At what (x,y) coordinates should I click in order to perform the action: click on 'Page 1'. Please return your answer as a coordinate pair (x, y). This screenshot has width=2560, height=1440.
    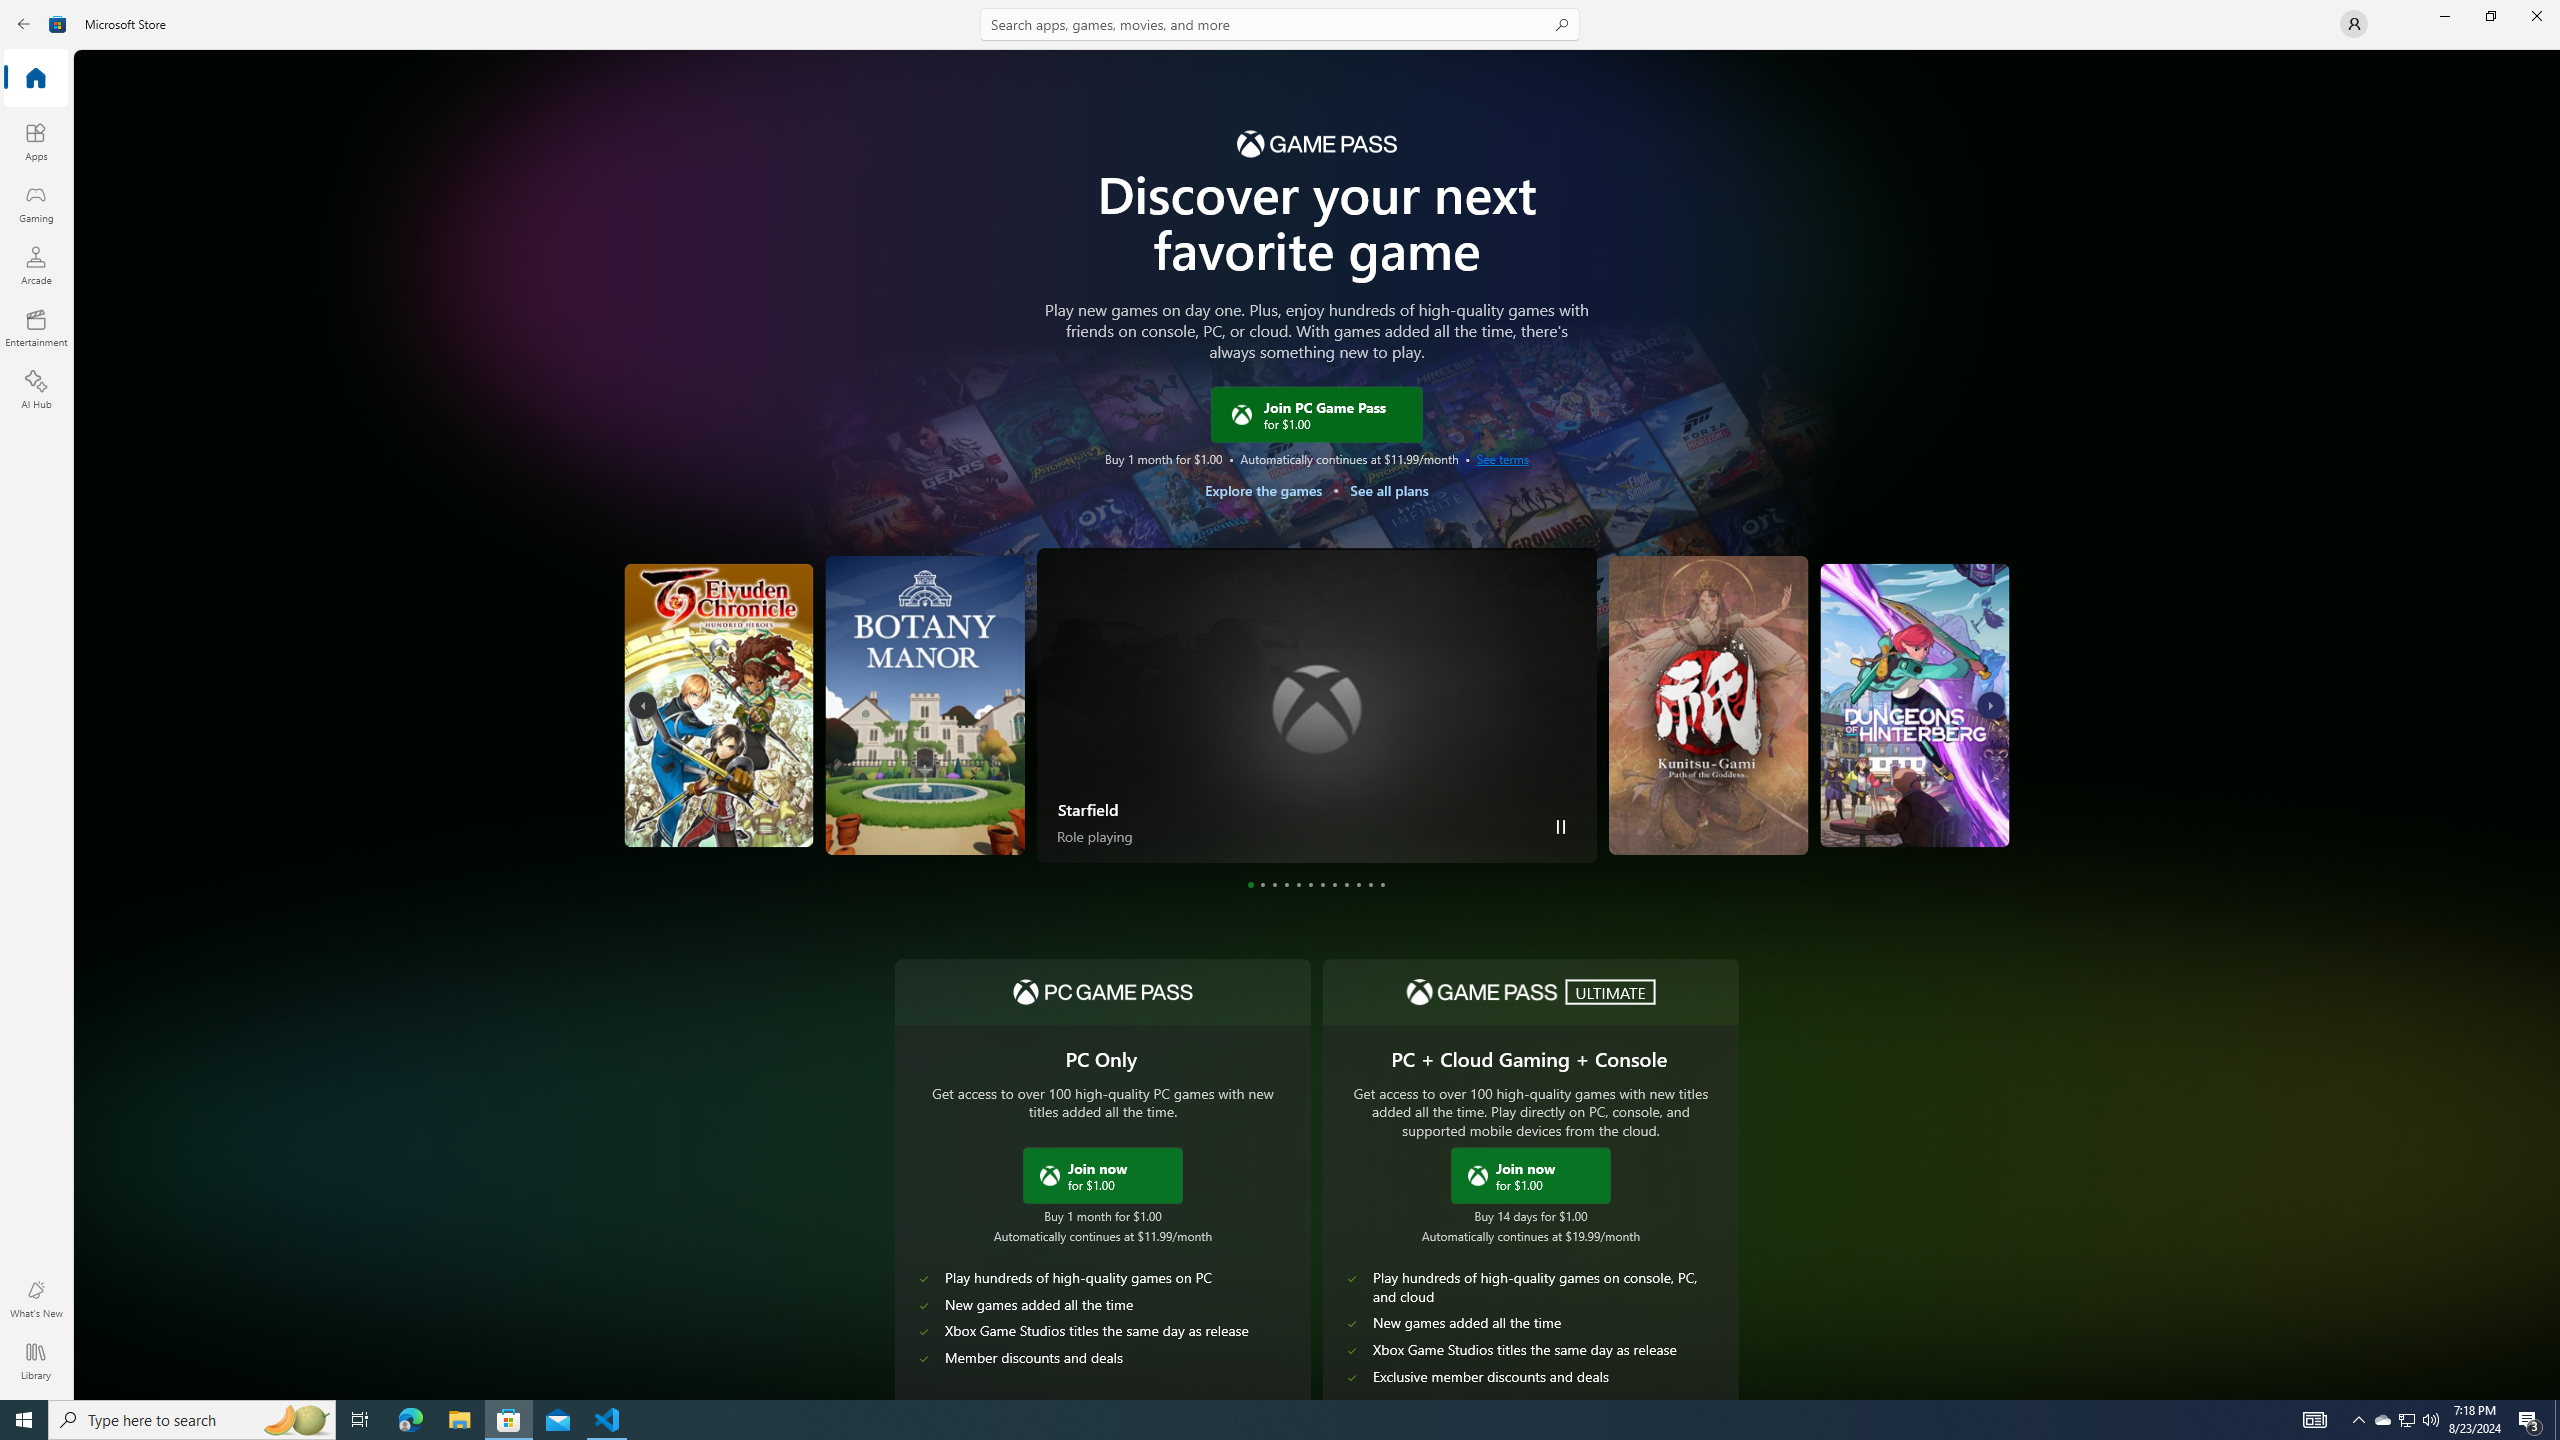
    Looking at the image, I should click on (1250, 884).